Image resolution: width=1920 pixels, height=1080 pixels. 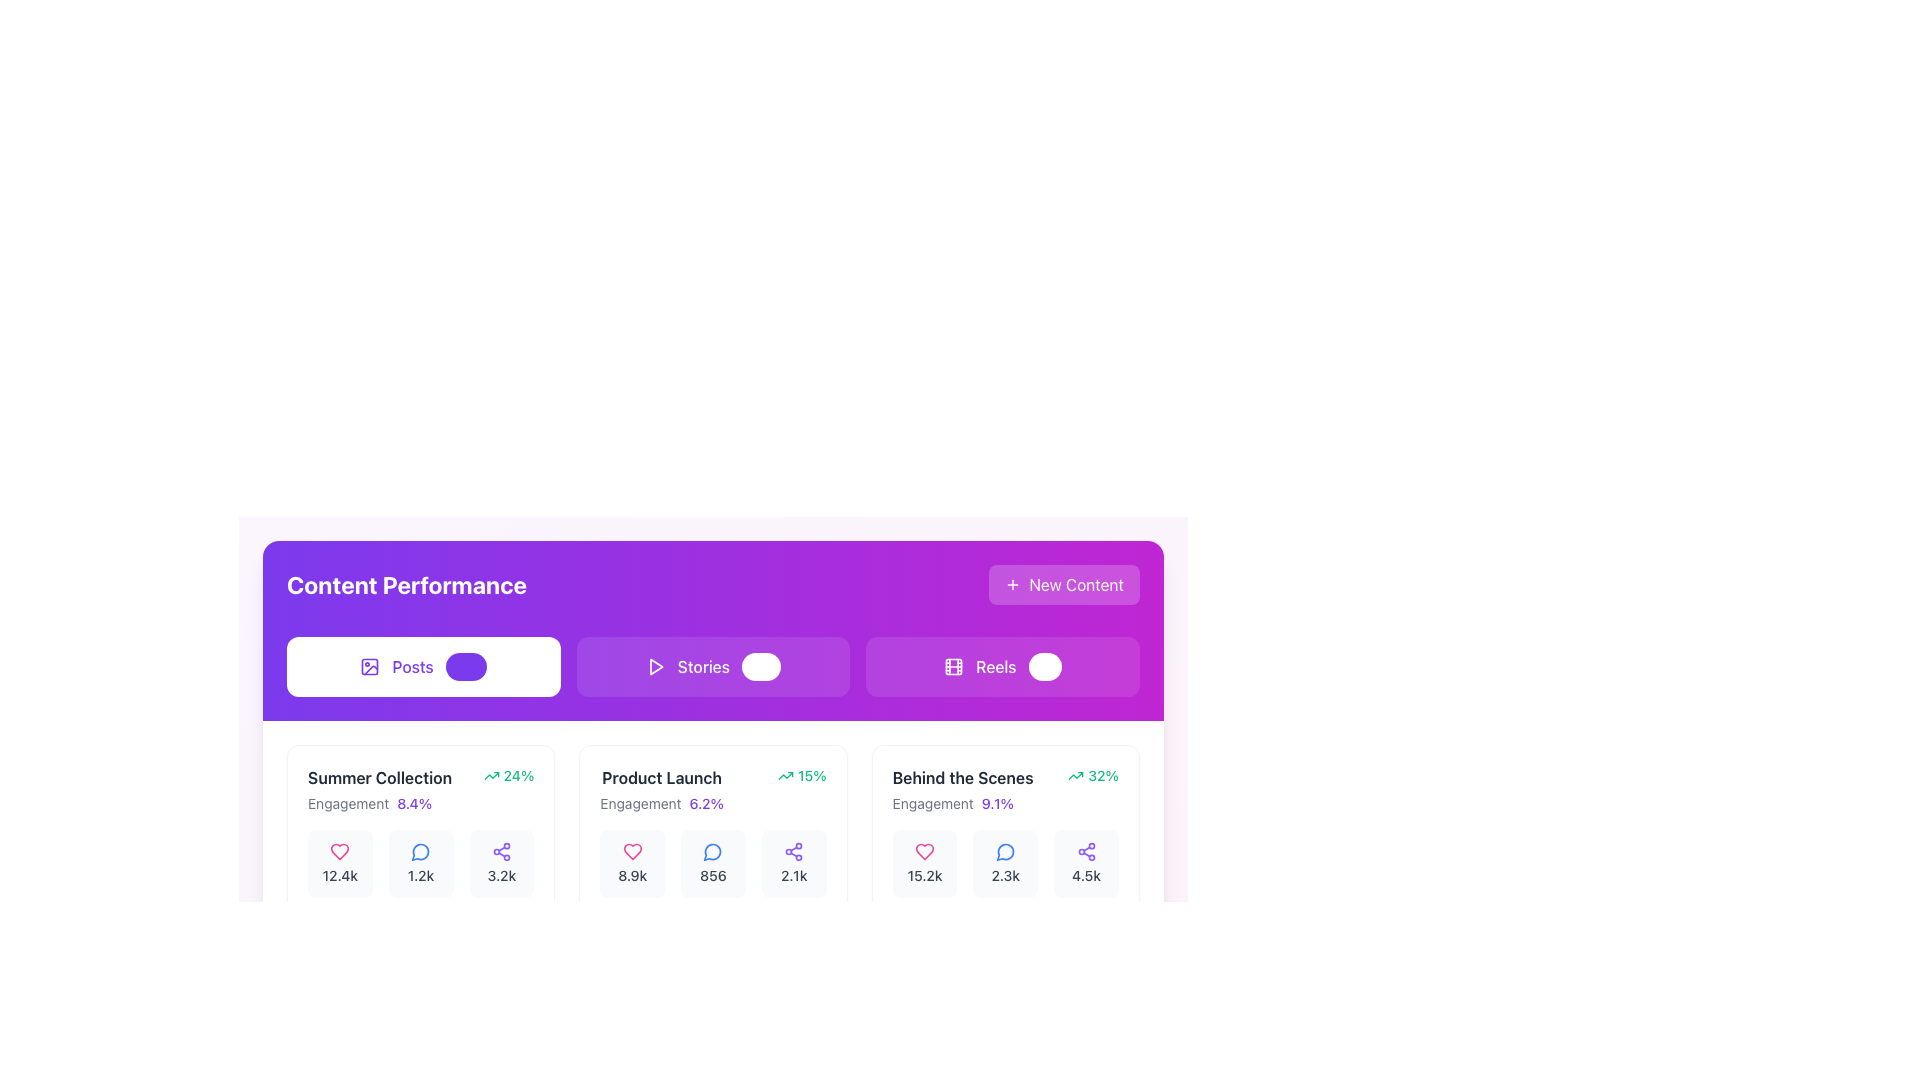 I want to click on the third Stat Card that displays the number of shares, located in the 'Content Performance' section, so click(x=501, y=863).